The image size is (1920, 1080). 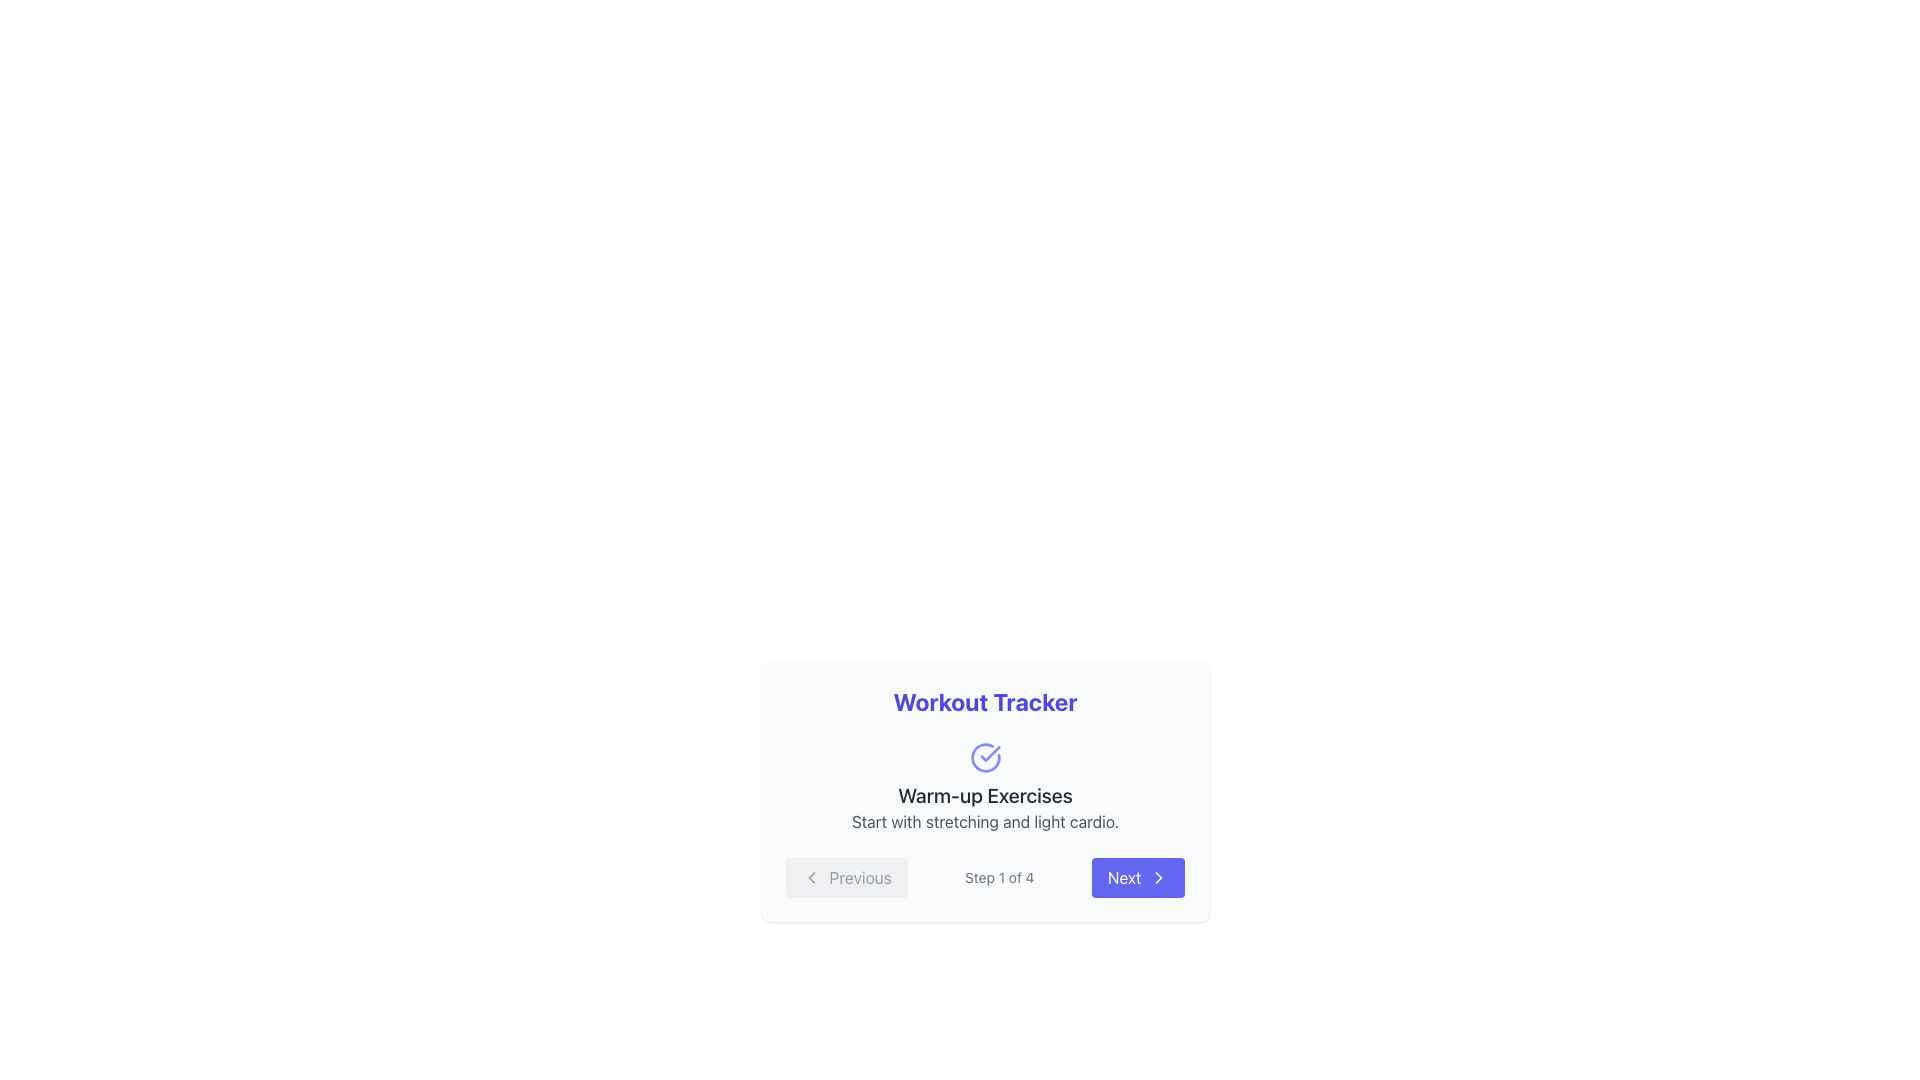 What do you see at coordinates (985, 821) in the screenshot?
I see `the instructional text element located directly below the 'Warm-up Exercises' label, which serves as additional guidance` at bounding box center [985, 821].